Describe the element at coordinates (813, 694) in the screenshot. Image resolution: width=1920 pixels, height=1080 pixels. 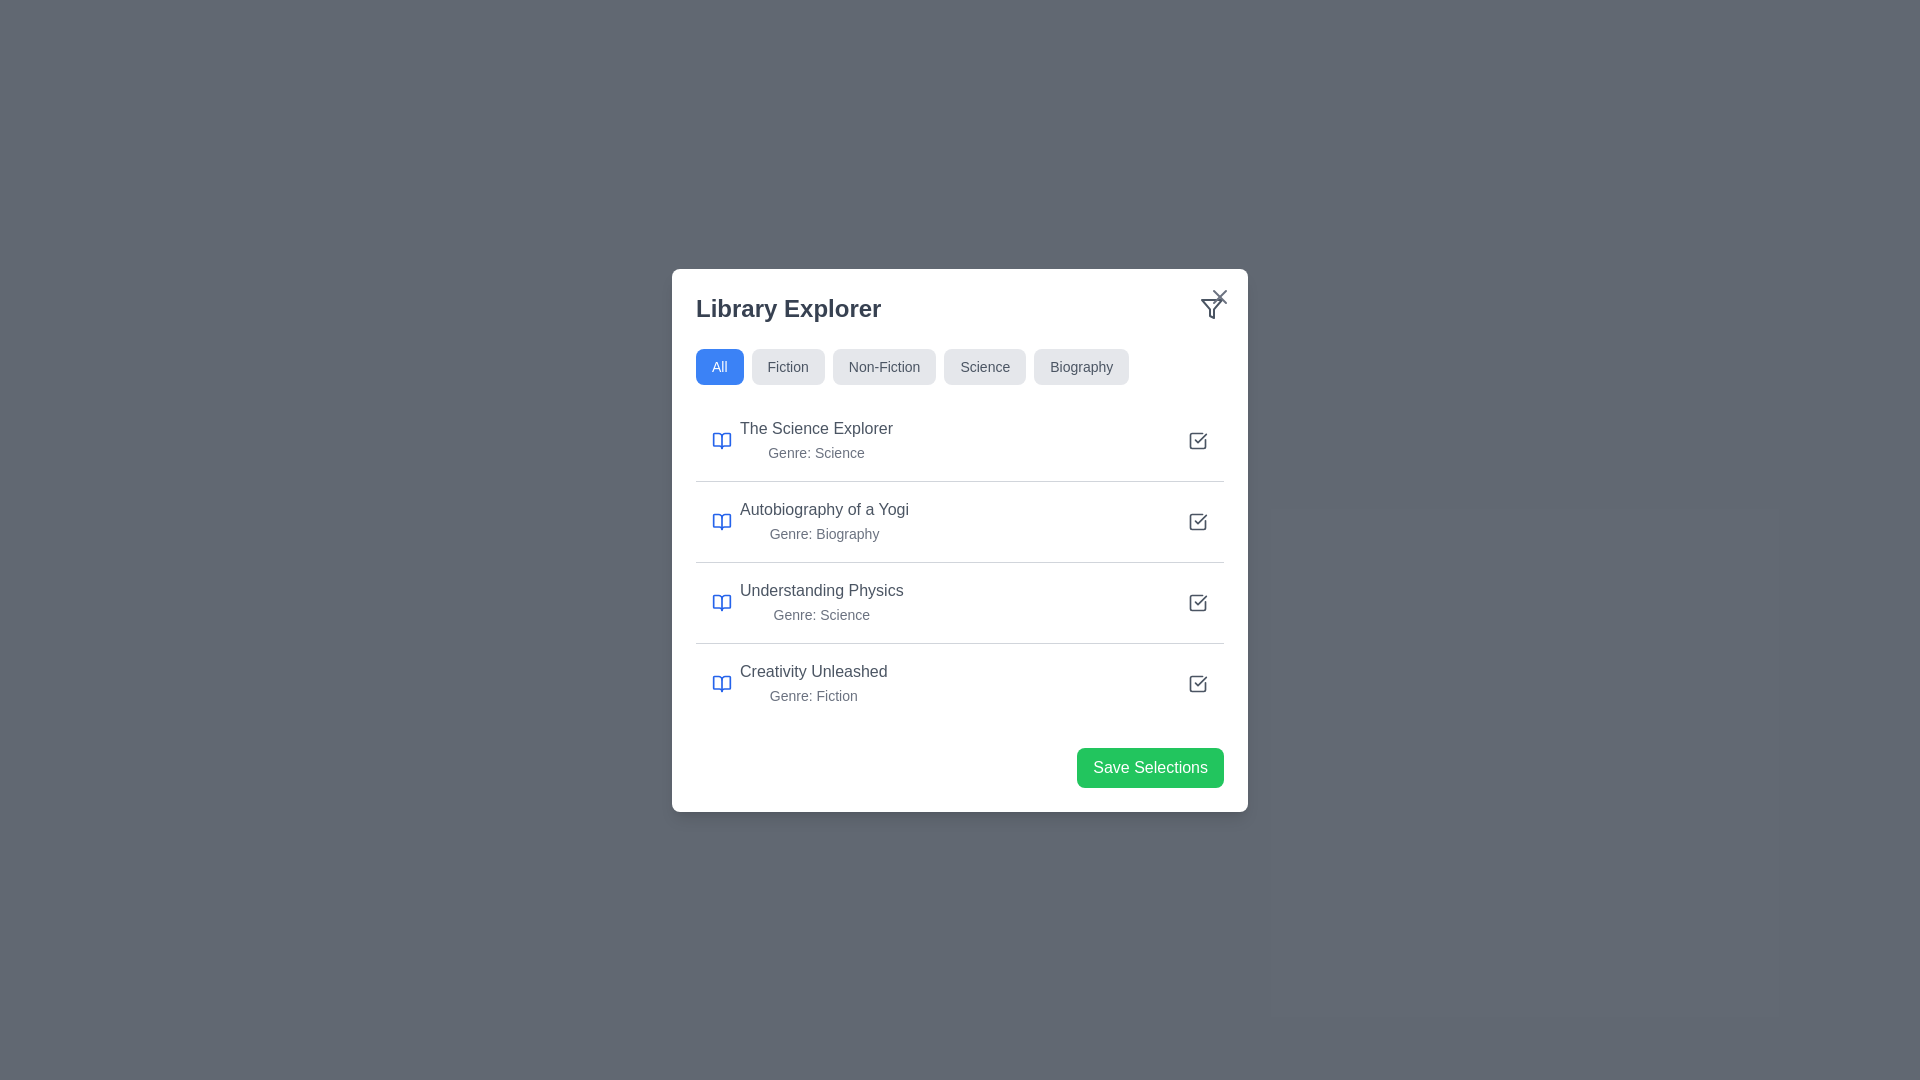
I see `the static text label that provides the genre information for the book 'Creativity Unleashed', located beneath the book title in the fourth list item` at that location.